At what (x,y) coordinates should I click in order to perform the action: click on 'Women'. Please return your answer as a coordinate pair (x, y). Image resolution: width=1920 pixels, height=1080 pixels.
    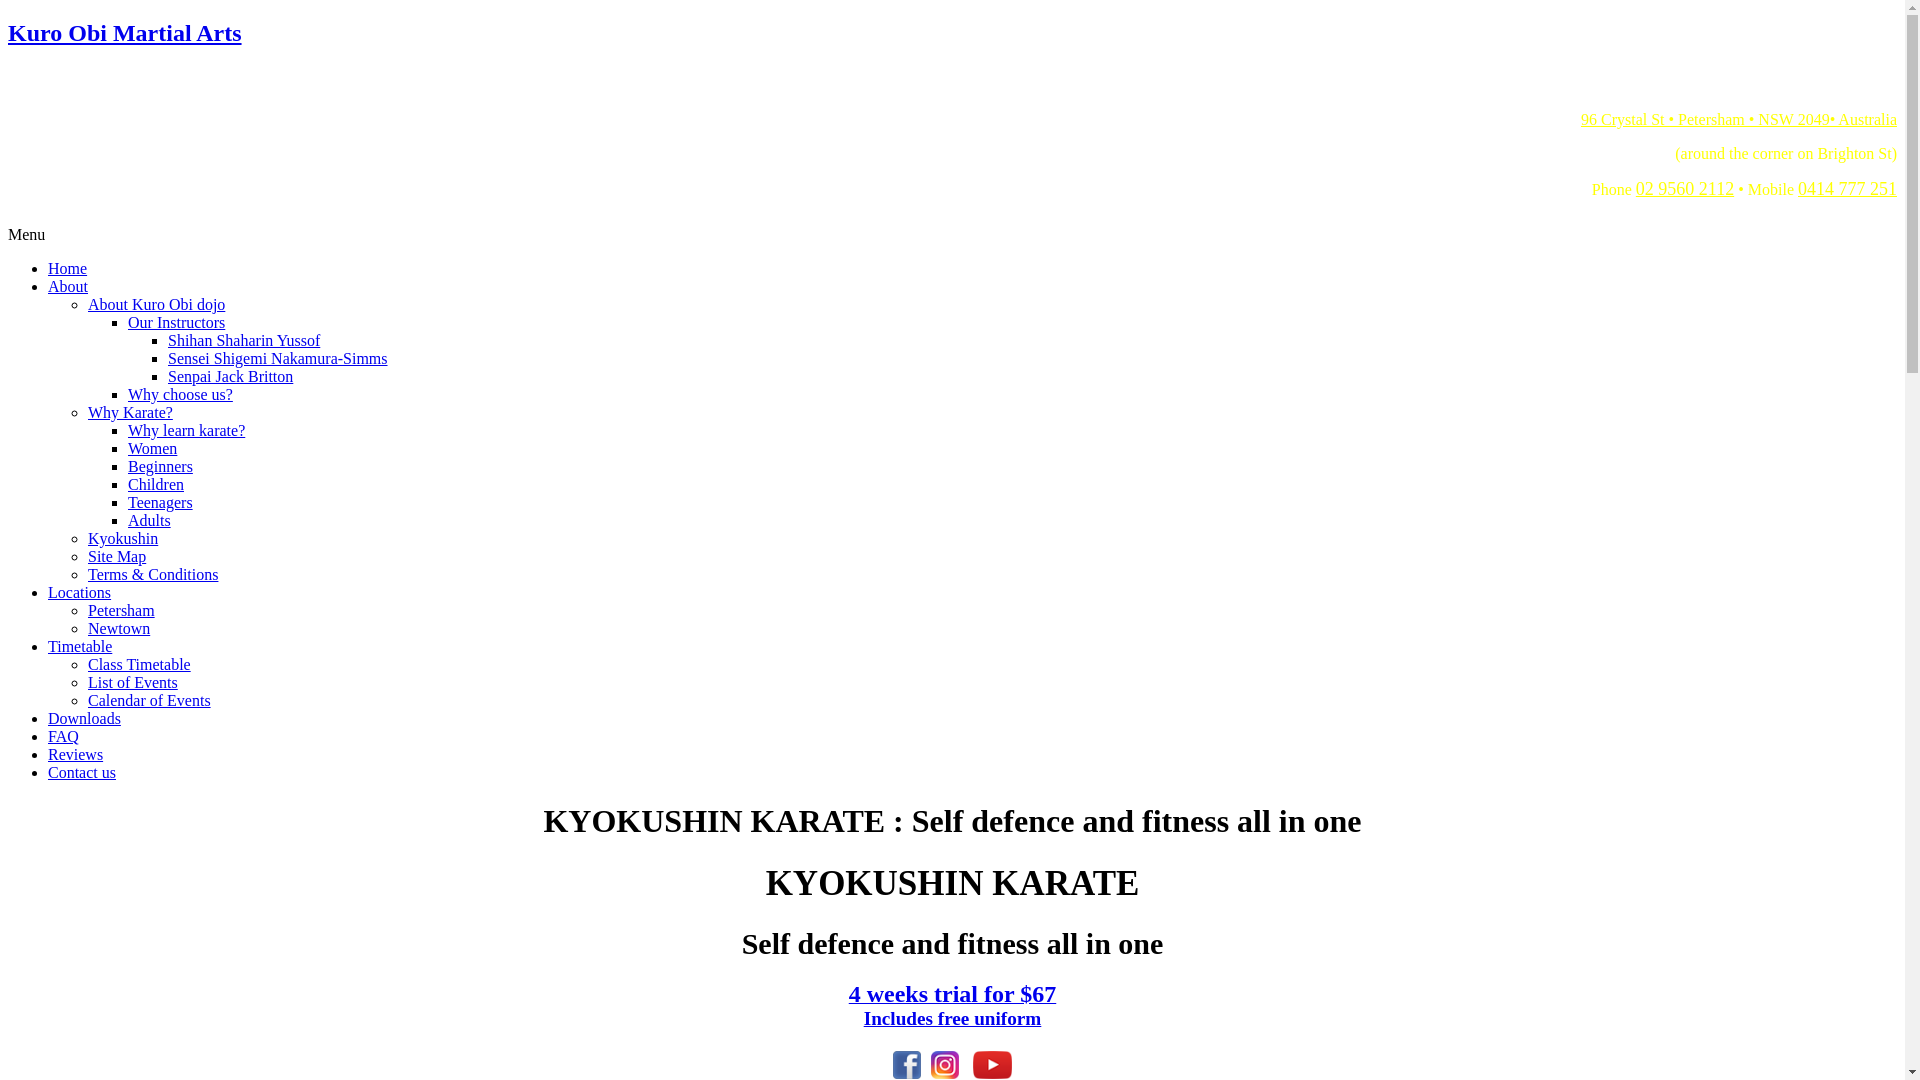
    Looking at the image, I should click on (151, 447).